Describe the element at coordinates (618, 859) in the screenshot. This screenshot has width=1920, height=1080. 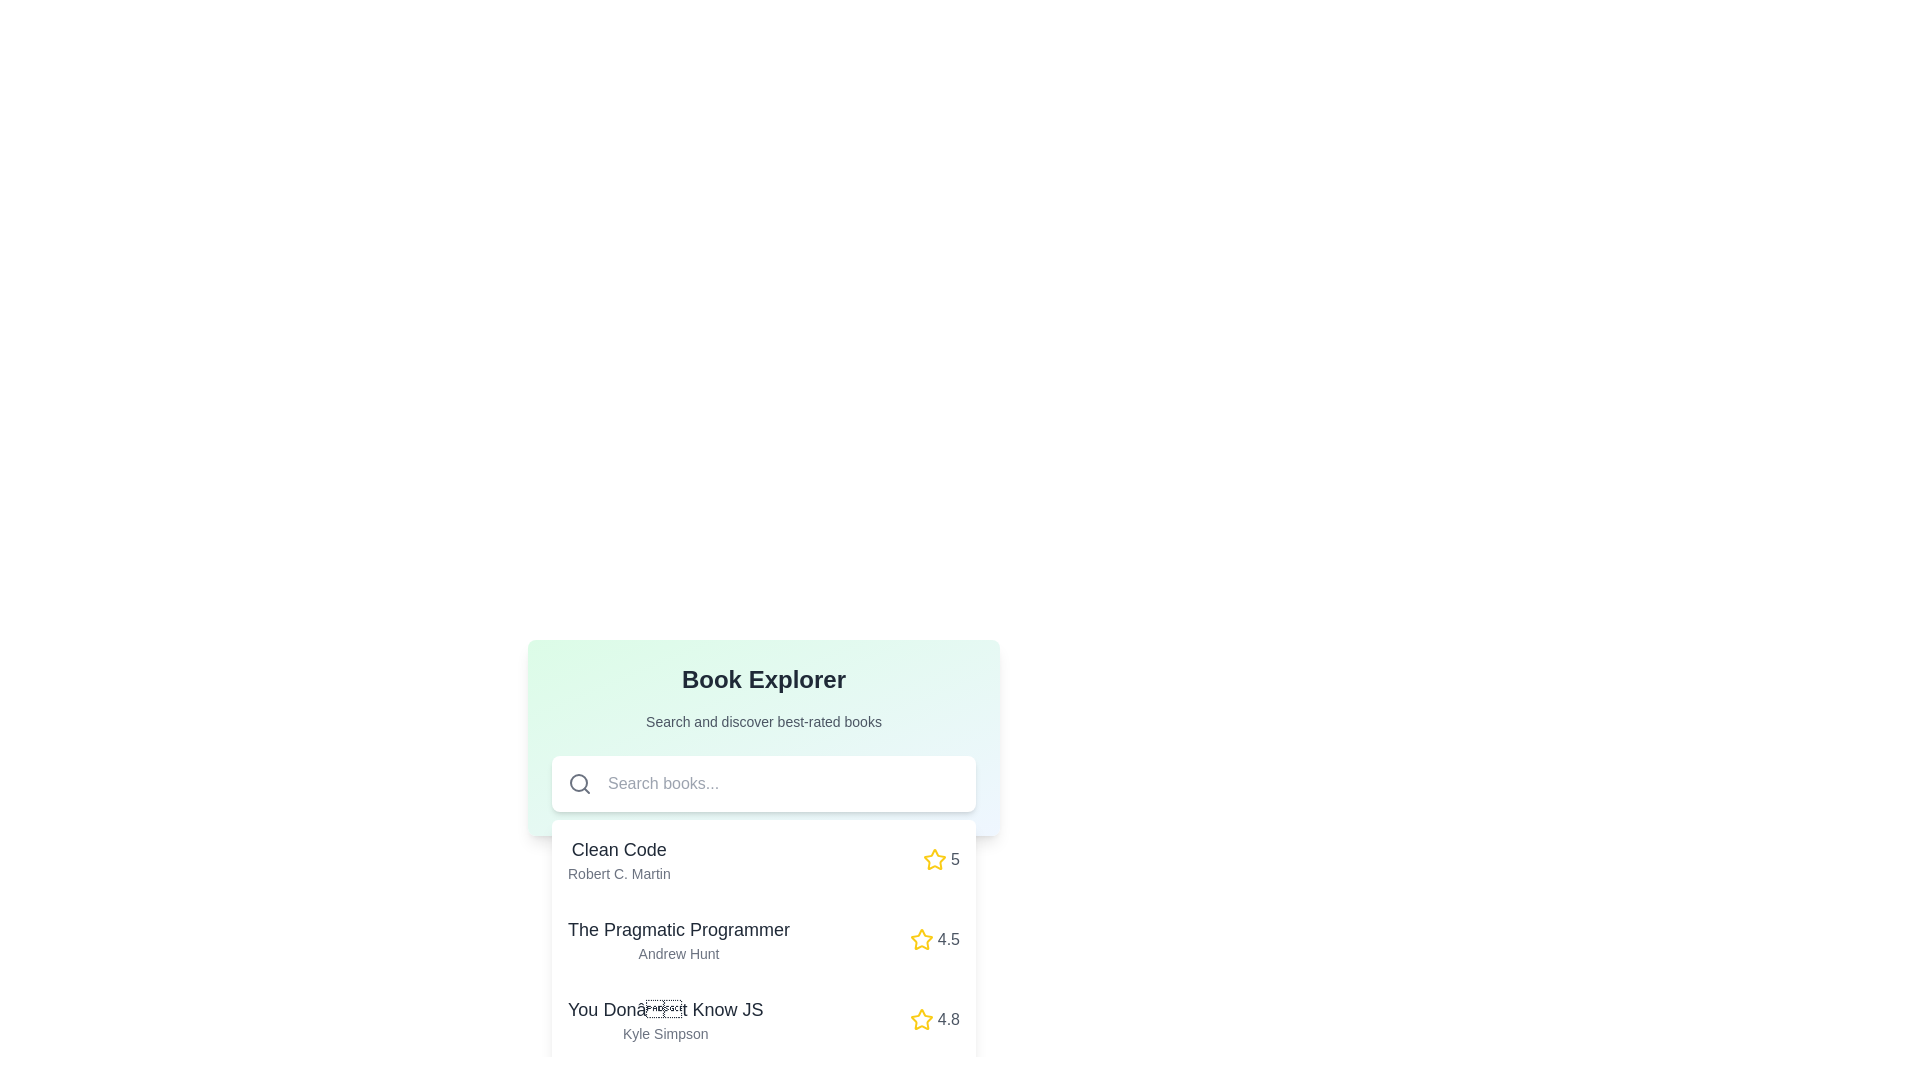
I see `'Clean Code' title and 'Robert C. Martin' subtitle from the Text element located in the first book entry of the 'Book Explorer' section` at that location.